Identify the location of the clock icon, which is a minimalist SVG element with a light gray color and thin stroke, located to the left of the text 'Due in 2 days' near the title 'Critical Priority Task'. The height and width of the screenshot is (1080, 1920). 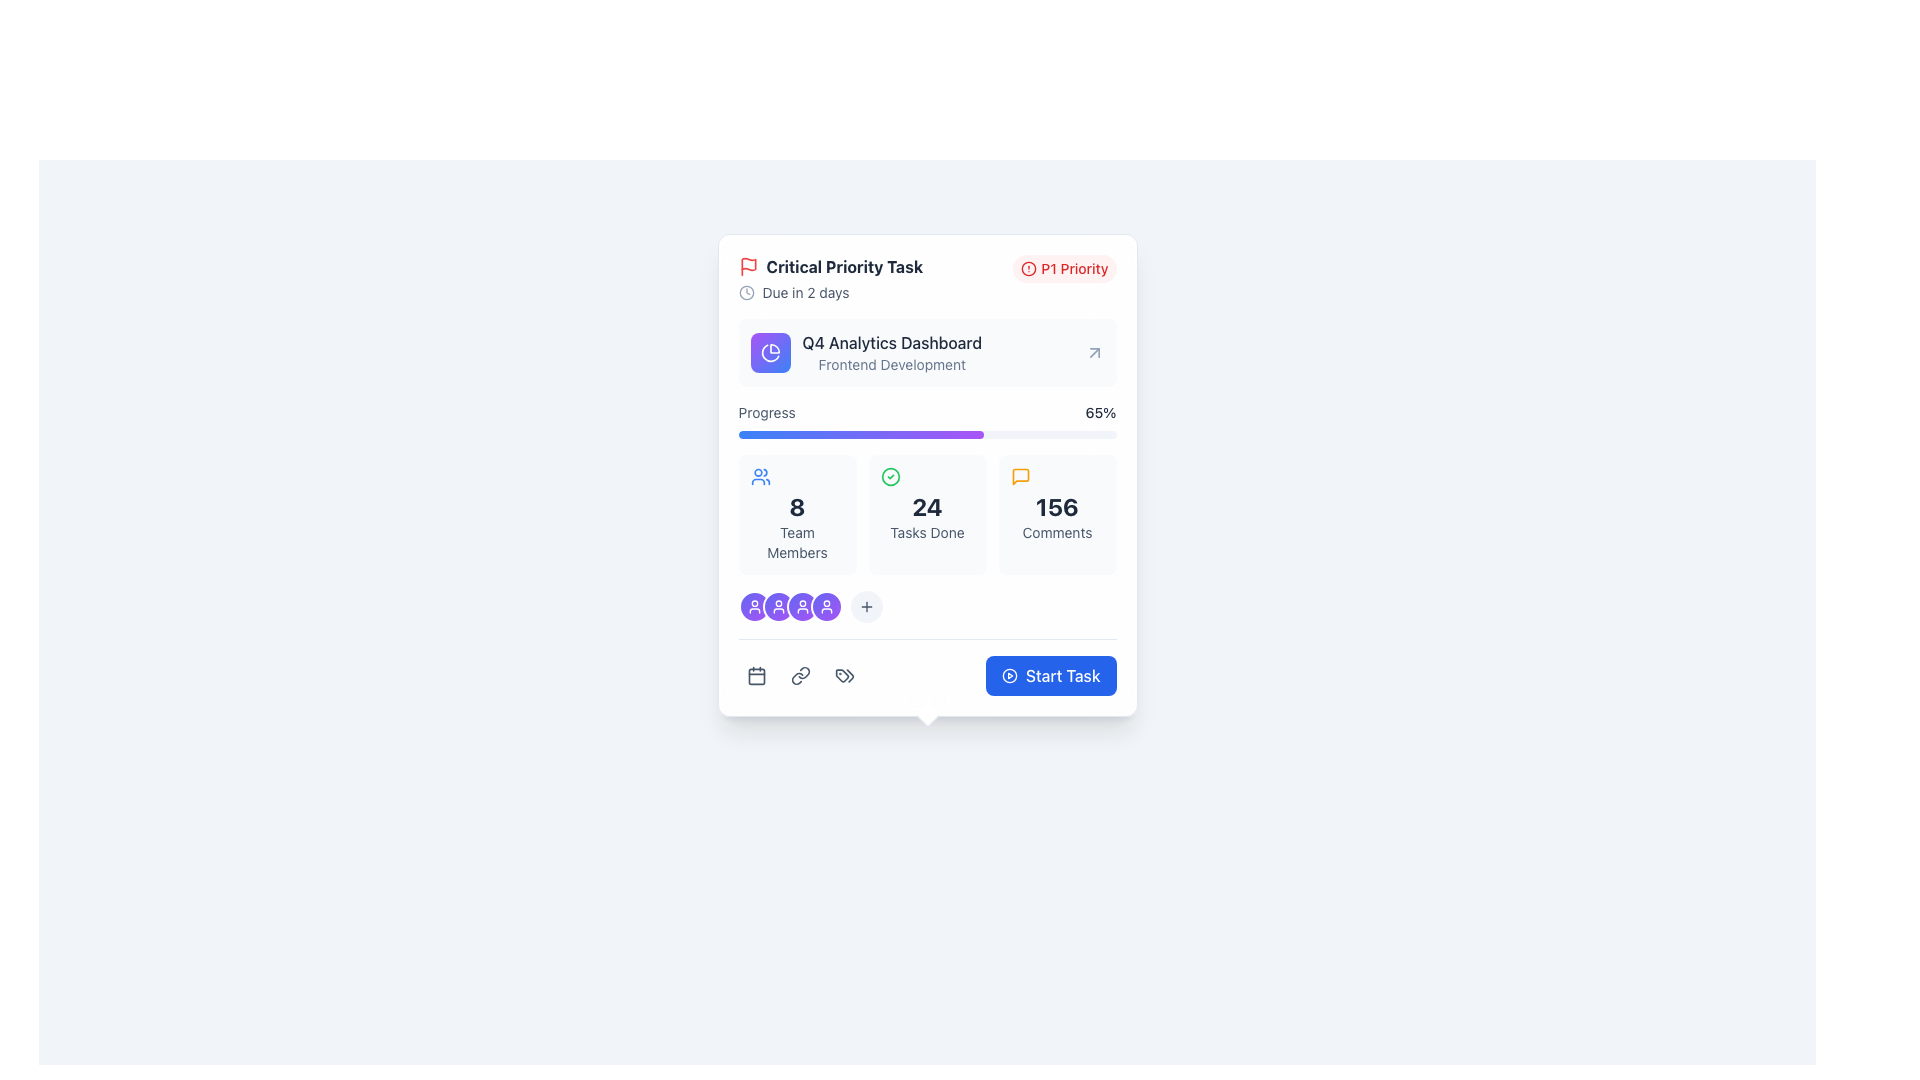
(745, 293).